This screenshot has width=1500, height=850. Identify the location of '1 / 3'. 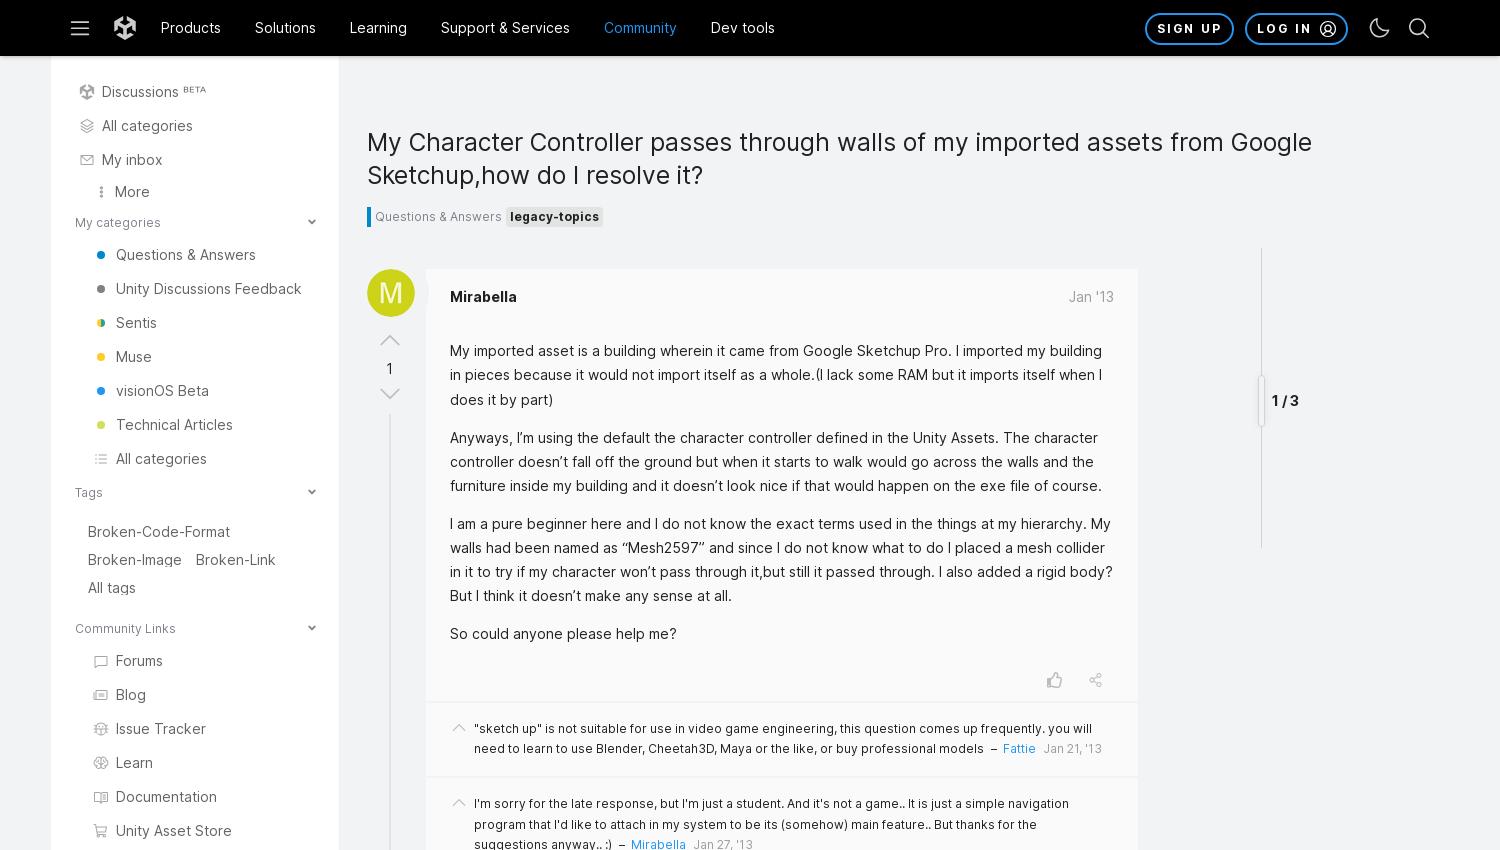
(1285, 271).